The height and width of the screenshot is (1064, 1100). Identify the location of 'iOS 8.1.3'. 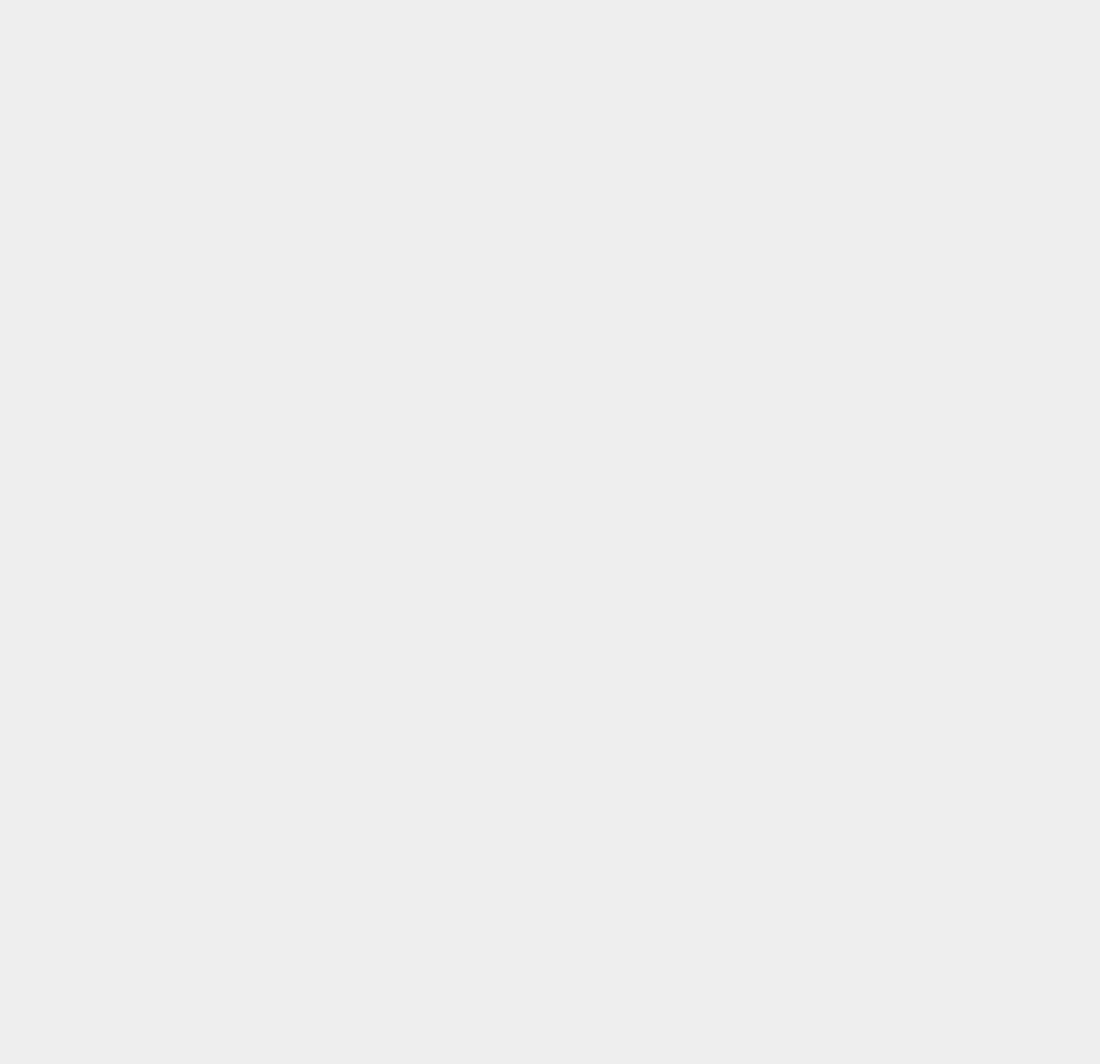
(805, 141).